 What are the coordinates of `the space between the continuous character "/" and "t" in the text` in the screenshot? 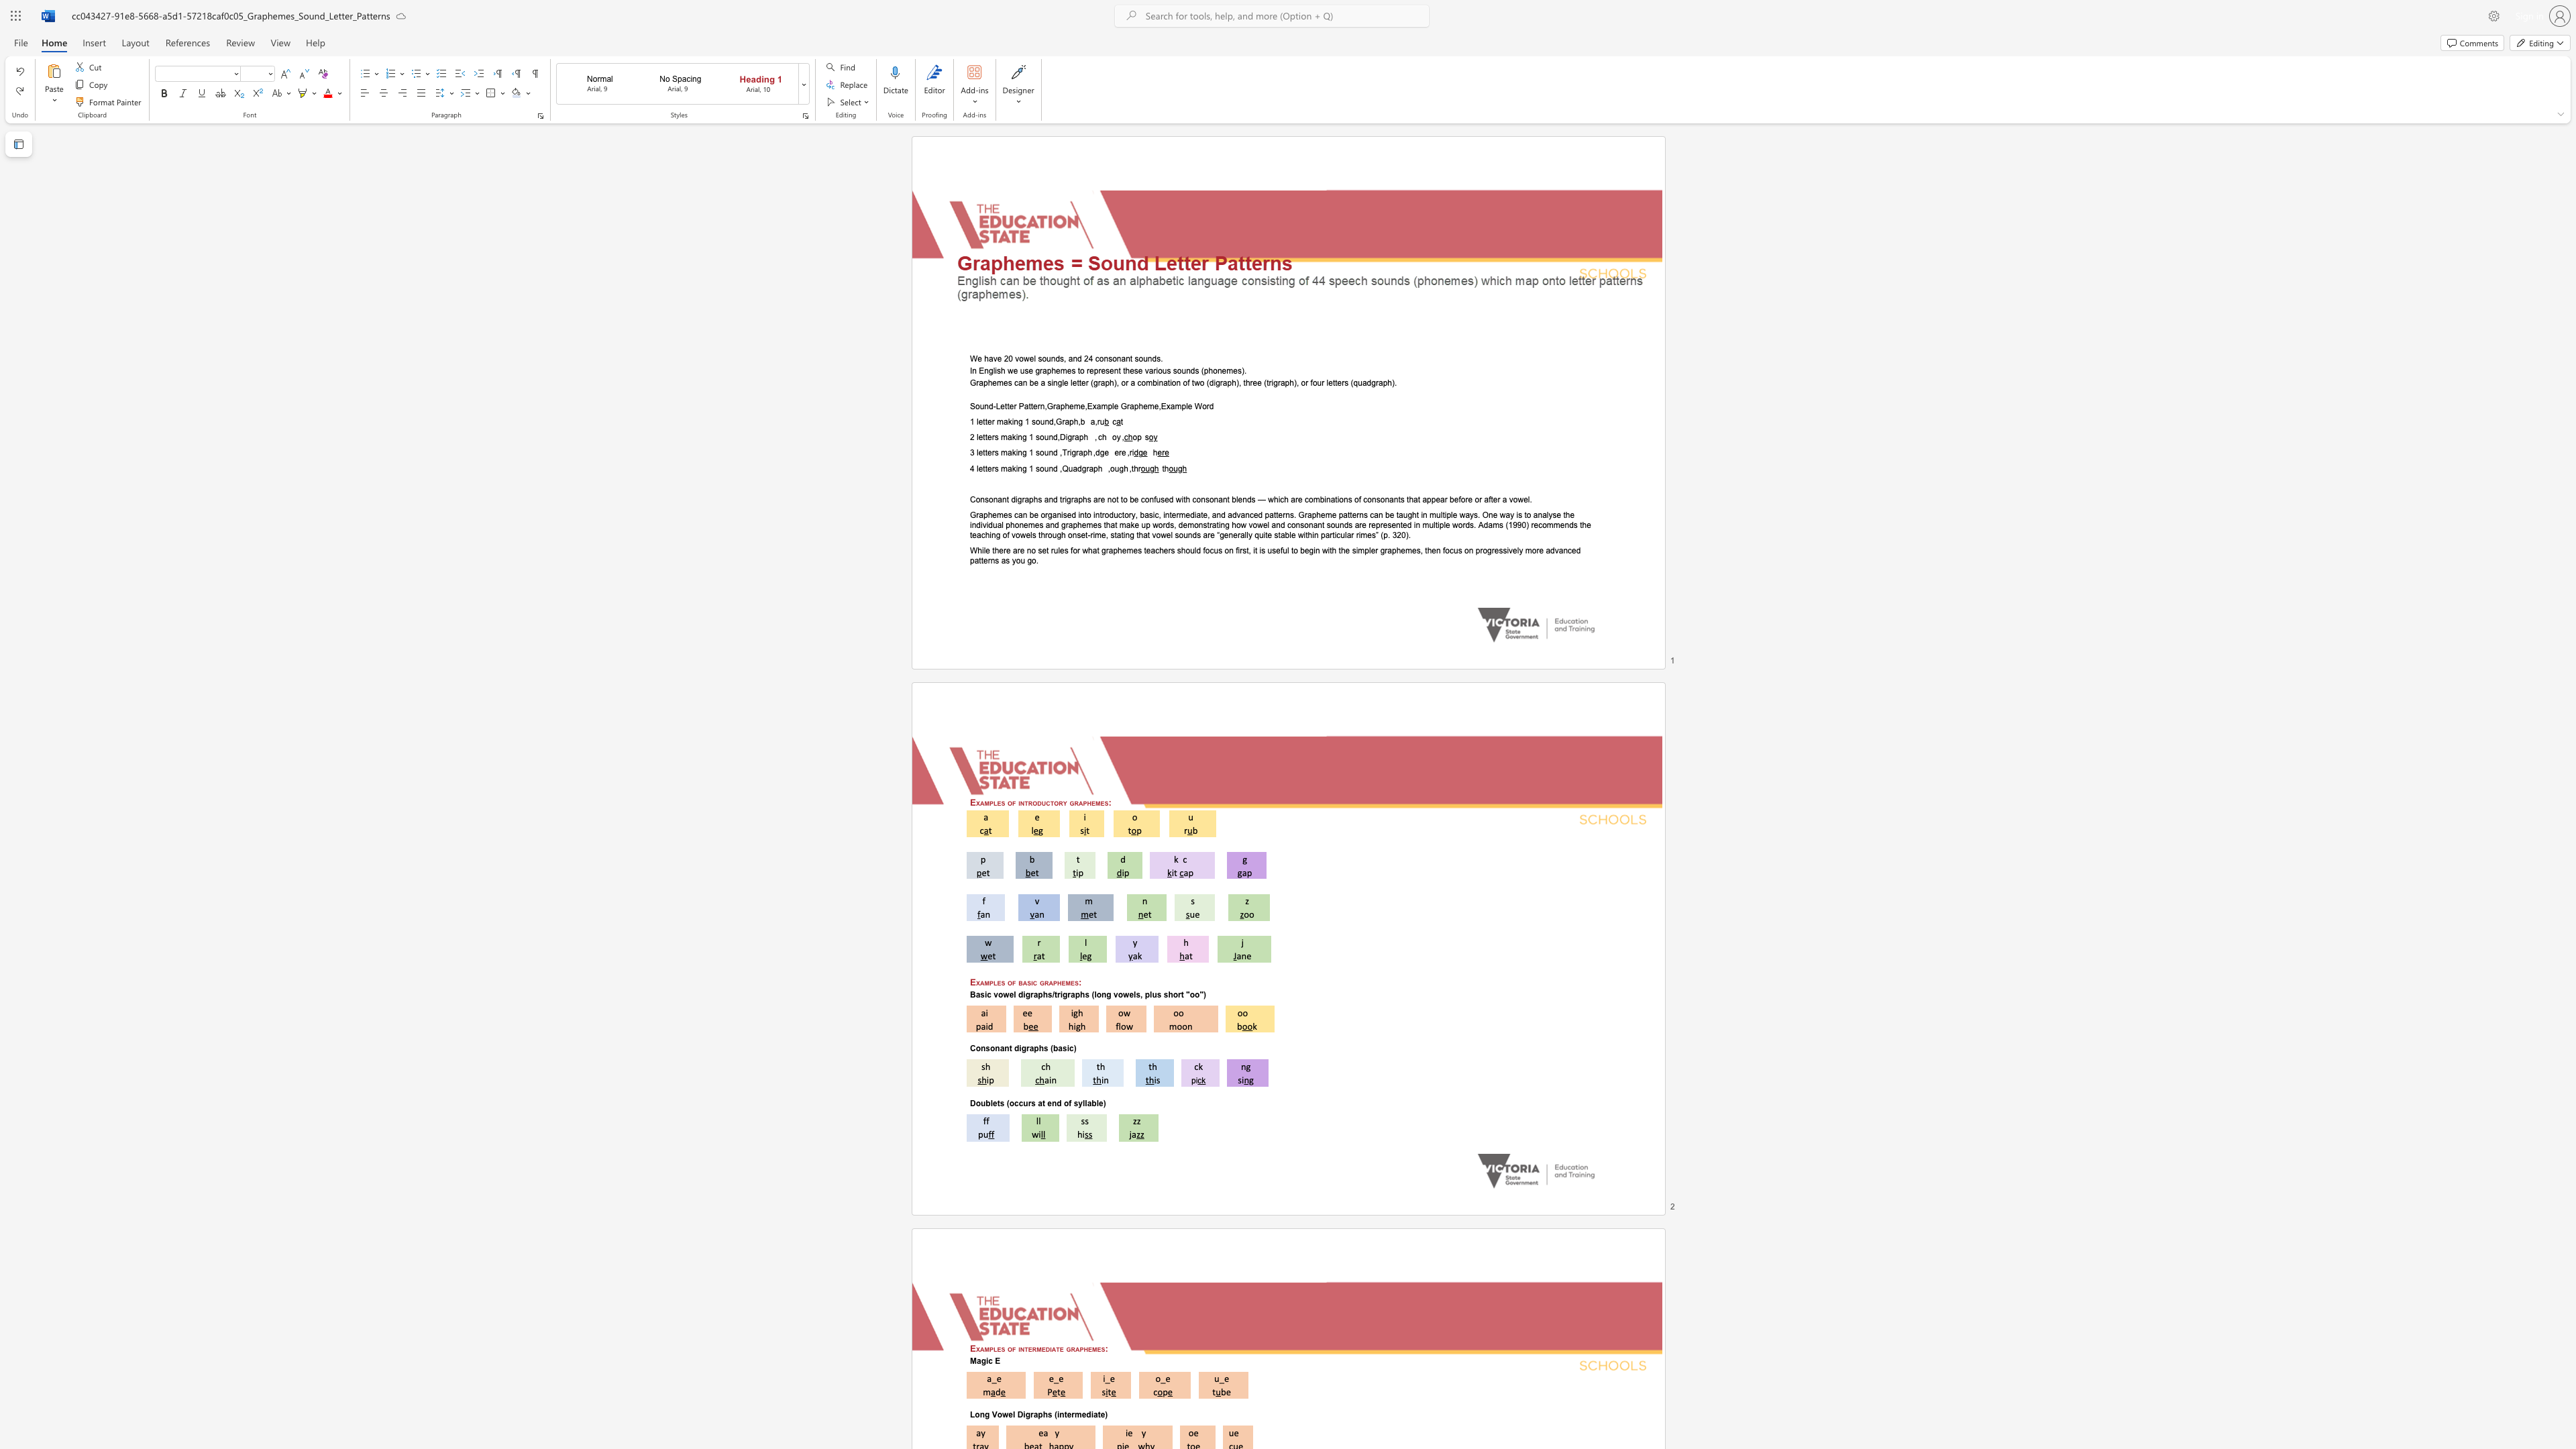 It's located at (1053, 994).